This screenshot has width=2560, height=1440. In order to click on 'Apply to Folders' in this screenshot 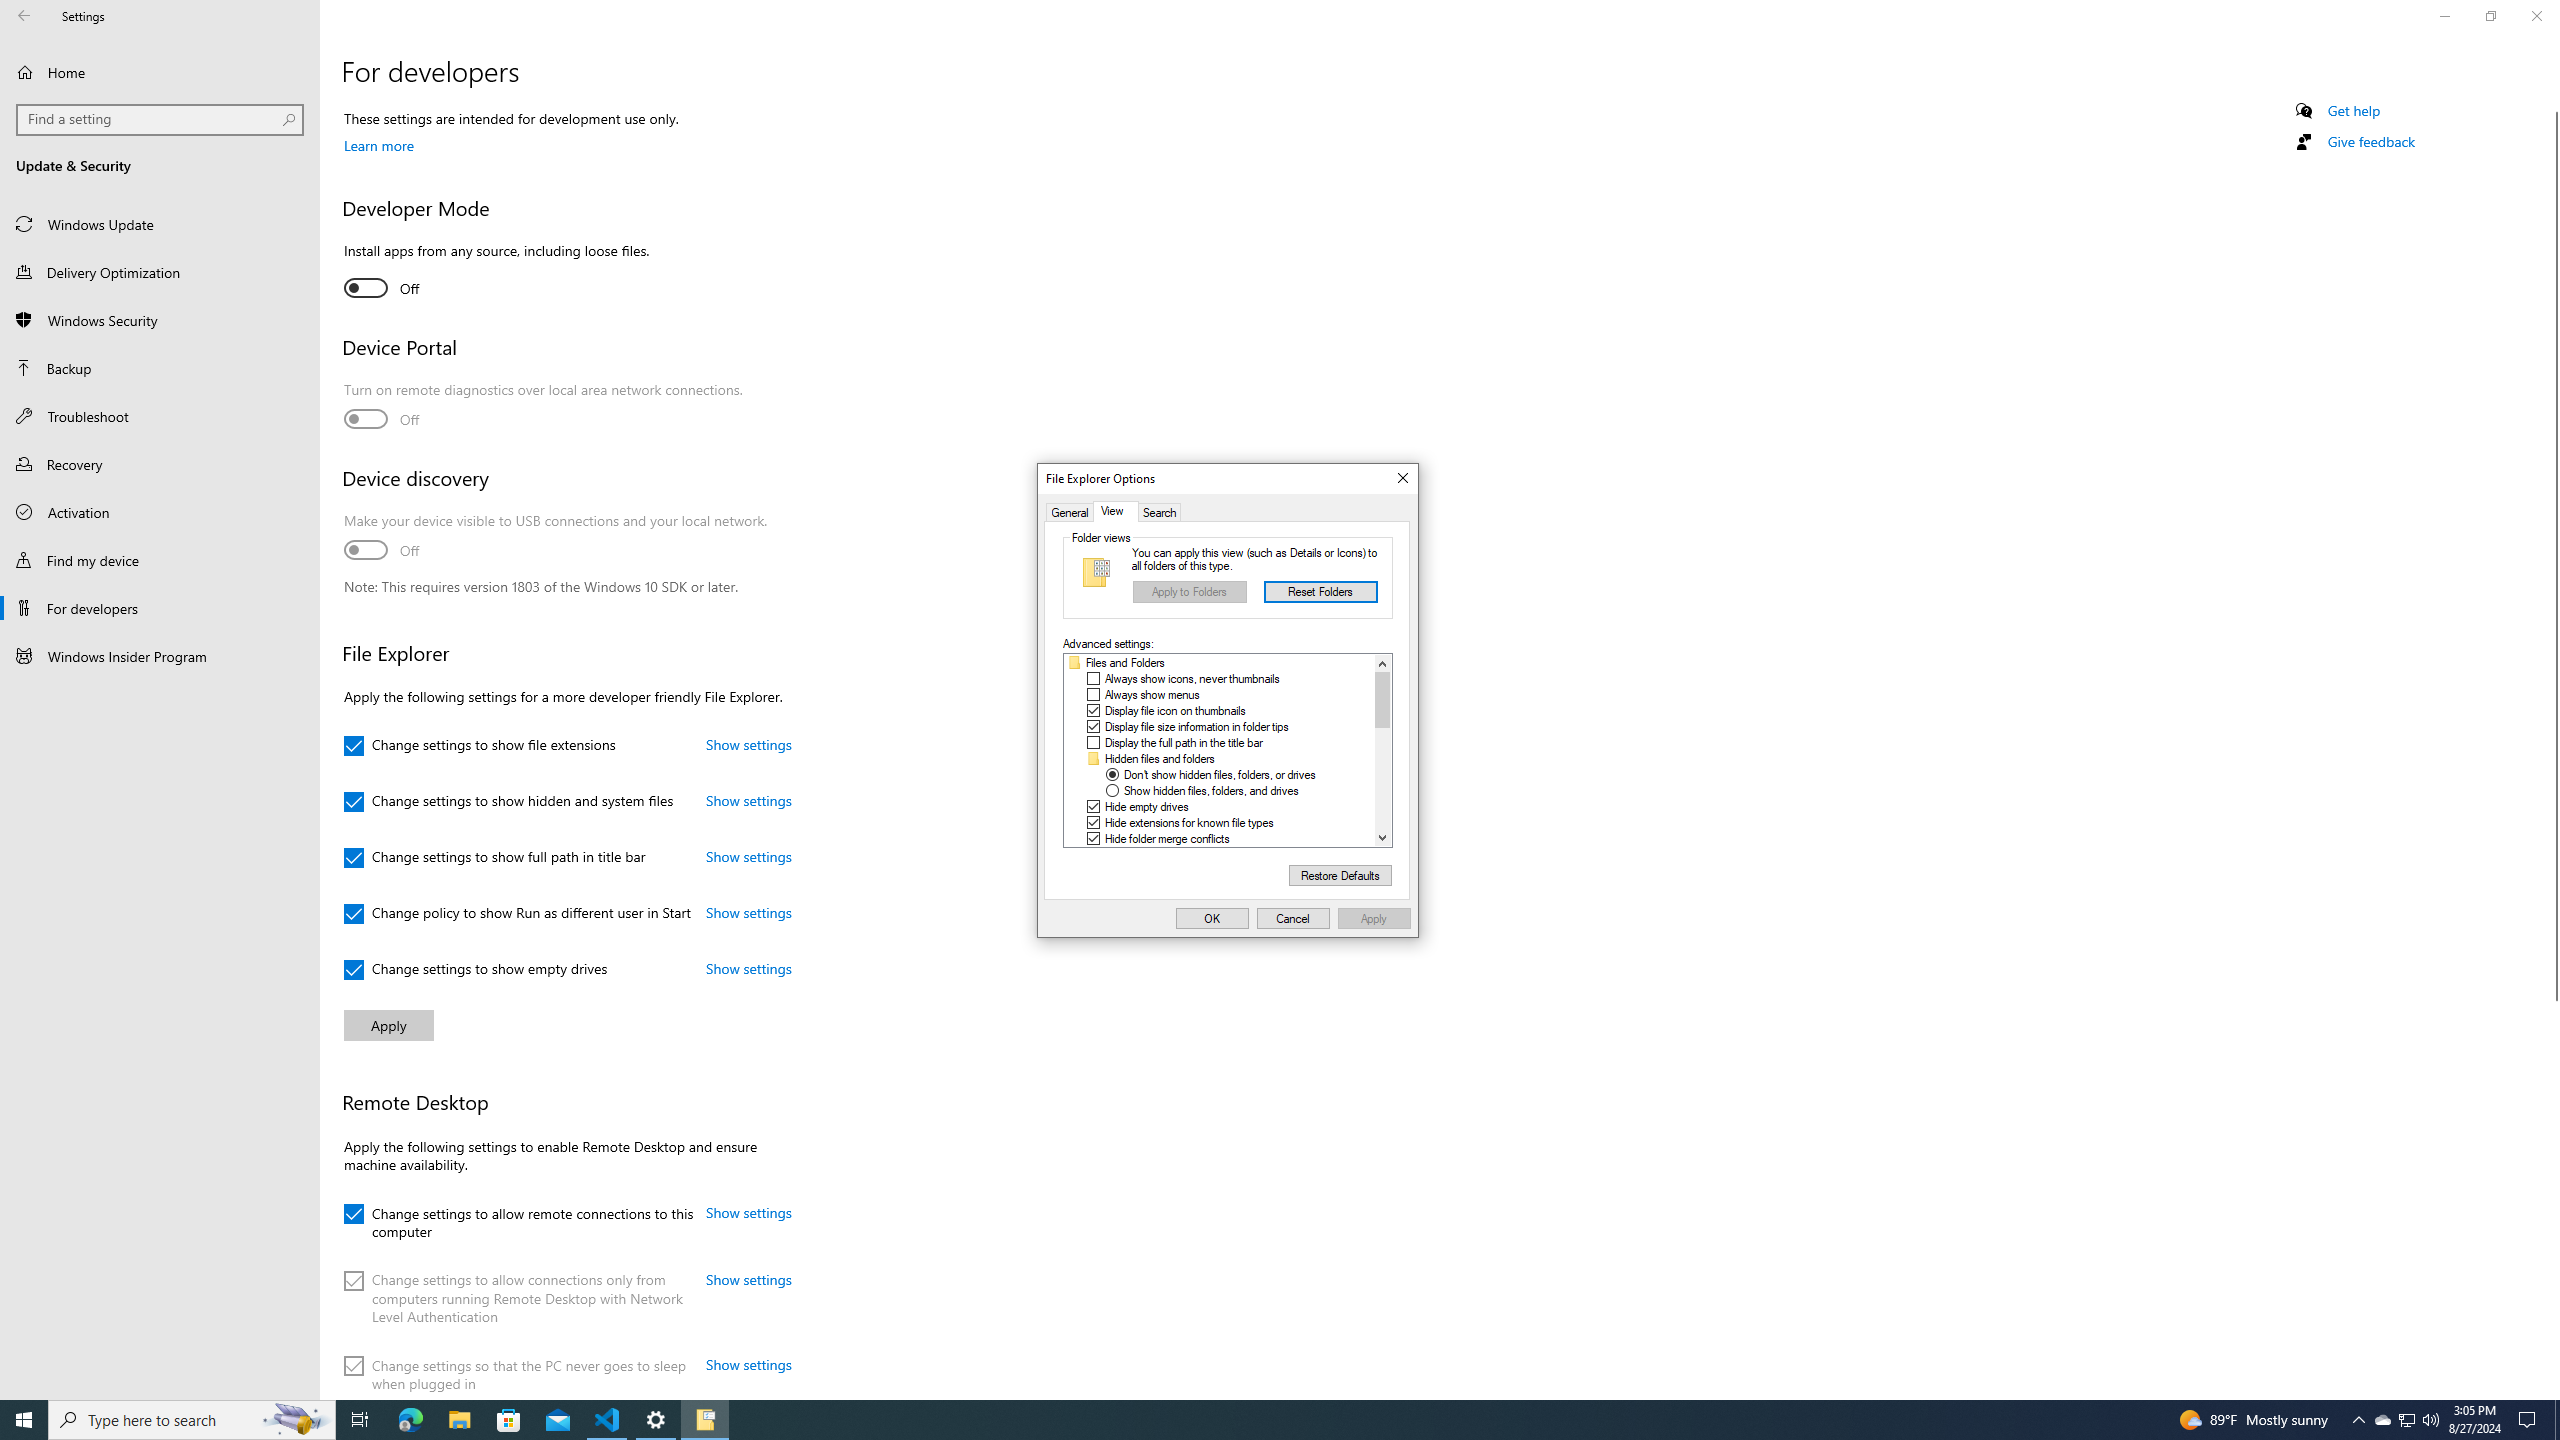, I will do `click(1190, 590)`.